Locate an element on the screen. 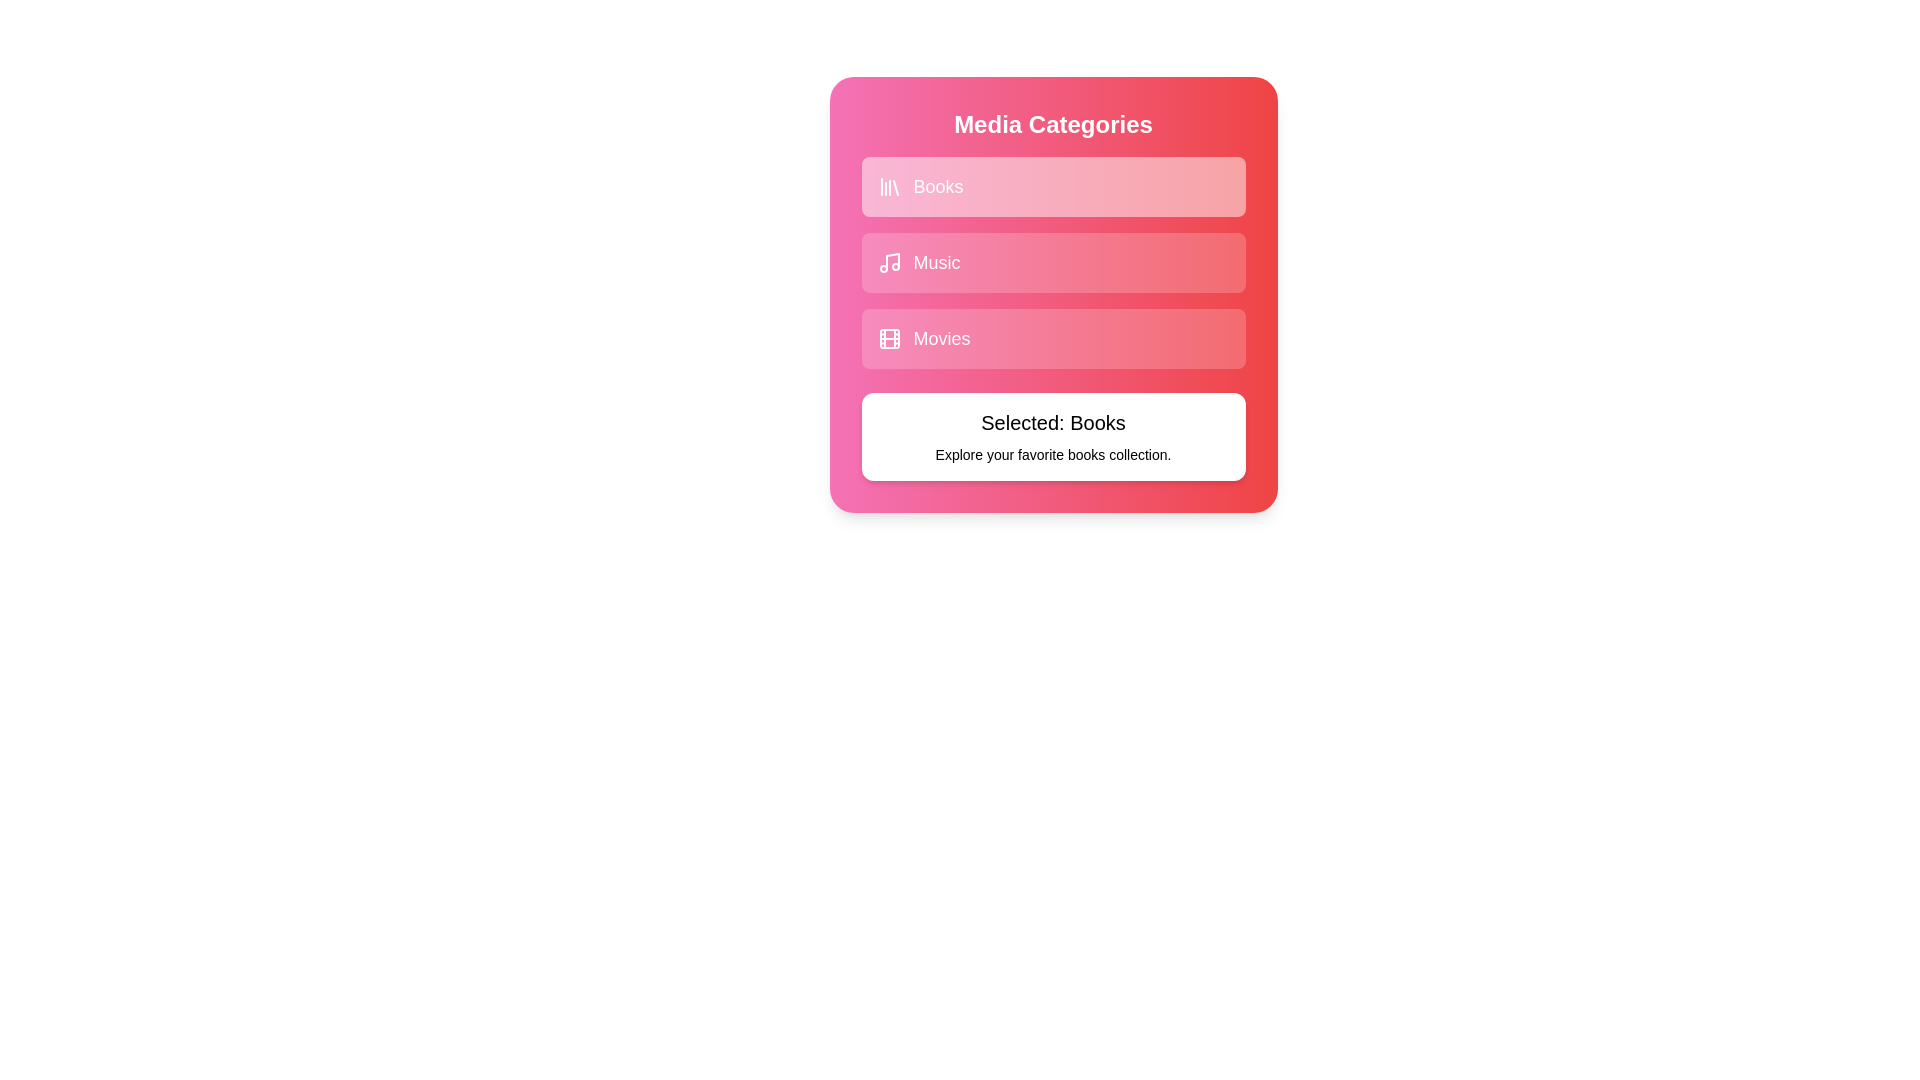 This screenshot has height=1080, width=1920. the category Movies to observe the hover effect is located at coordinates (1052, 338).